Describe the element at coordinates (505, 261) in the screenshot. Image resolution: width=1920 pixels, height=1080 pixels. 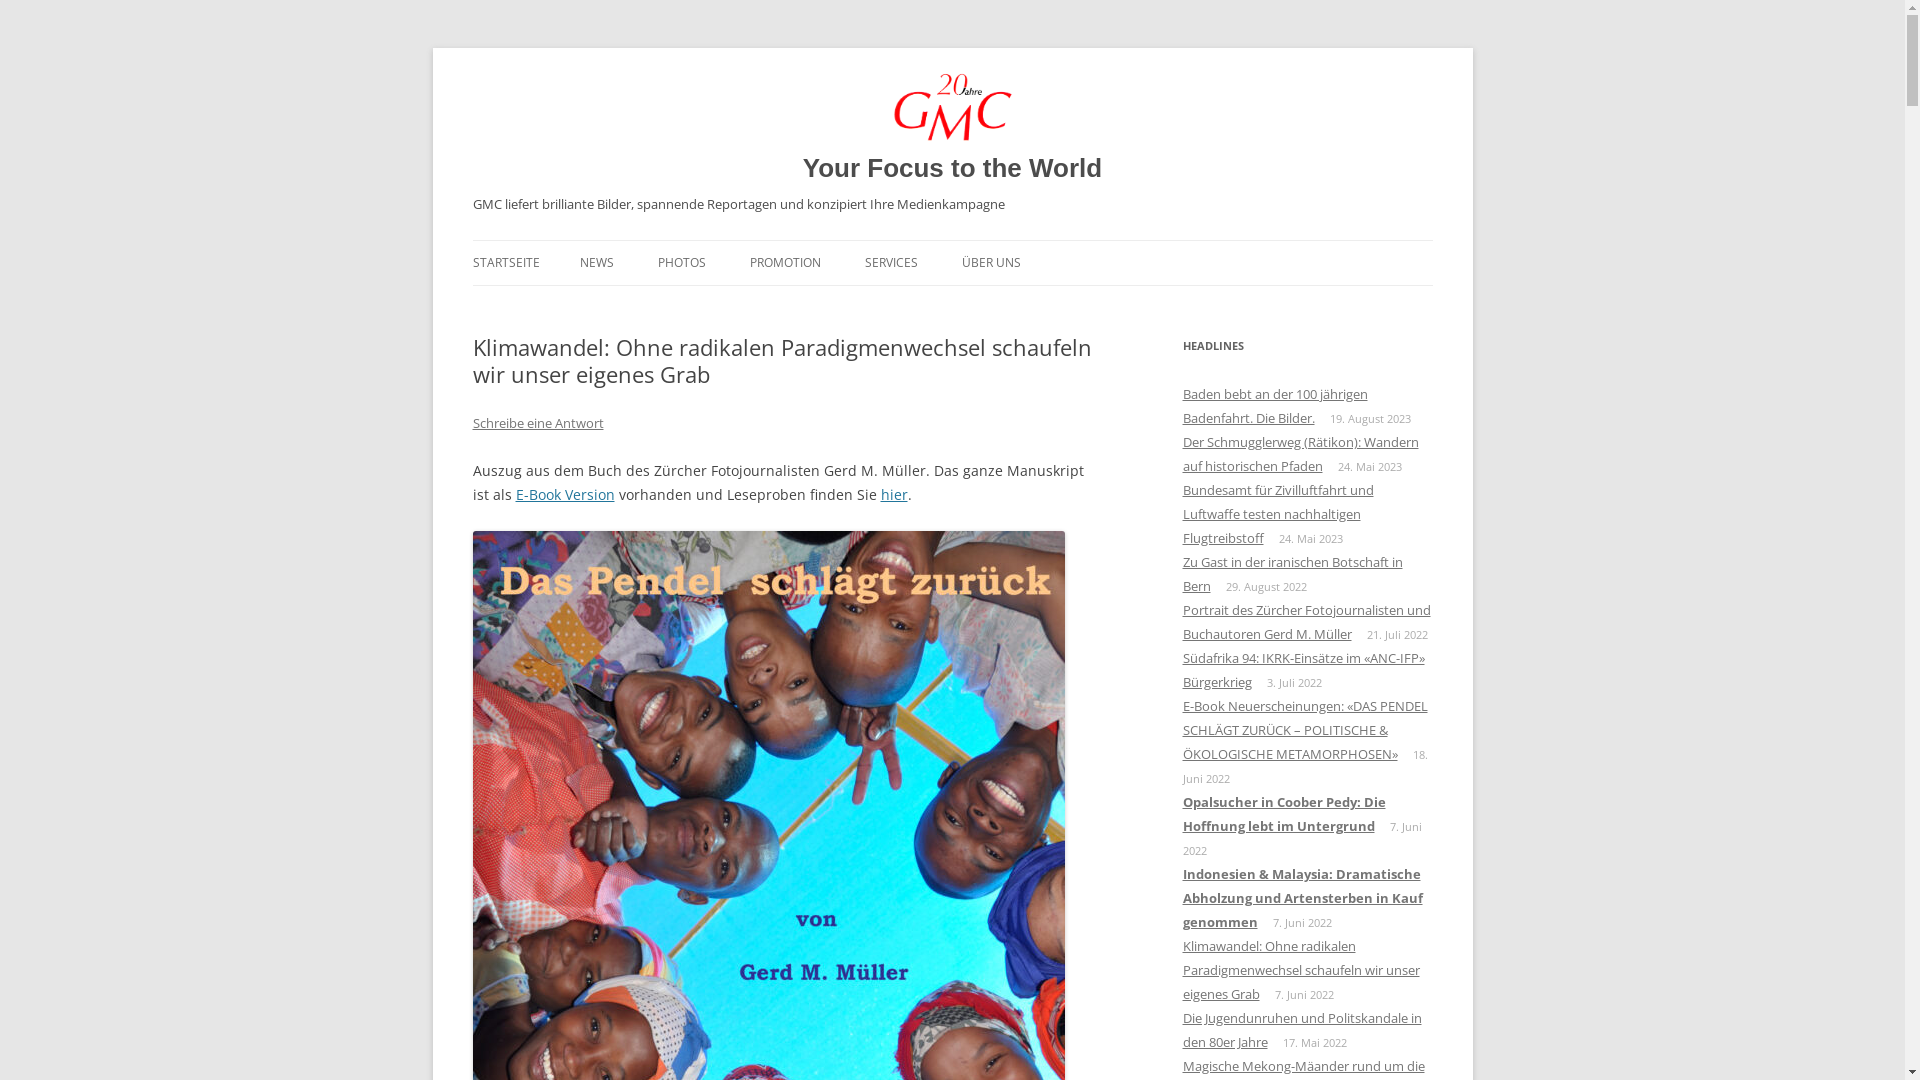
I see `'STARTSEITE'` at that location.